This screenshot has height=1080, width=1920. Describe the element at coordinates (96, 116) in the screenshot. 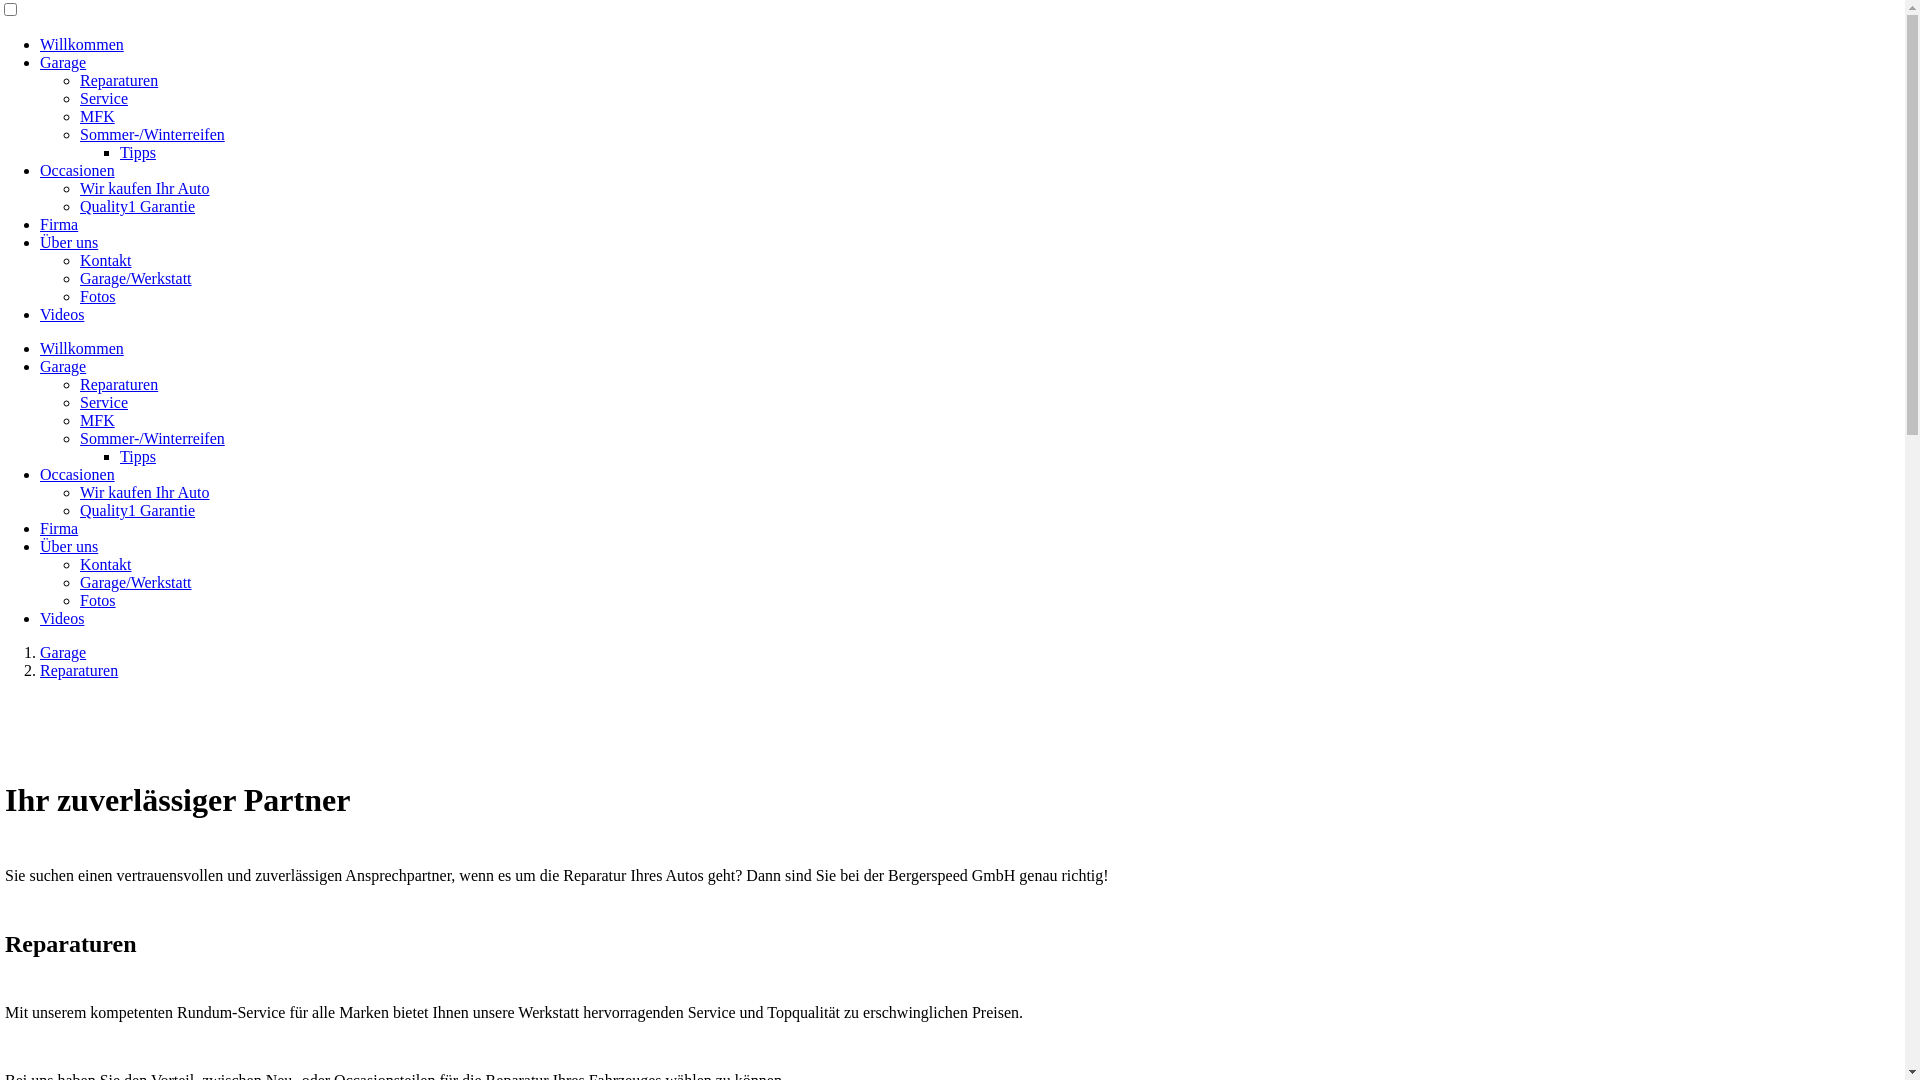

I see `'MFK'` at that location.